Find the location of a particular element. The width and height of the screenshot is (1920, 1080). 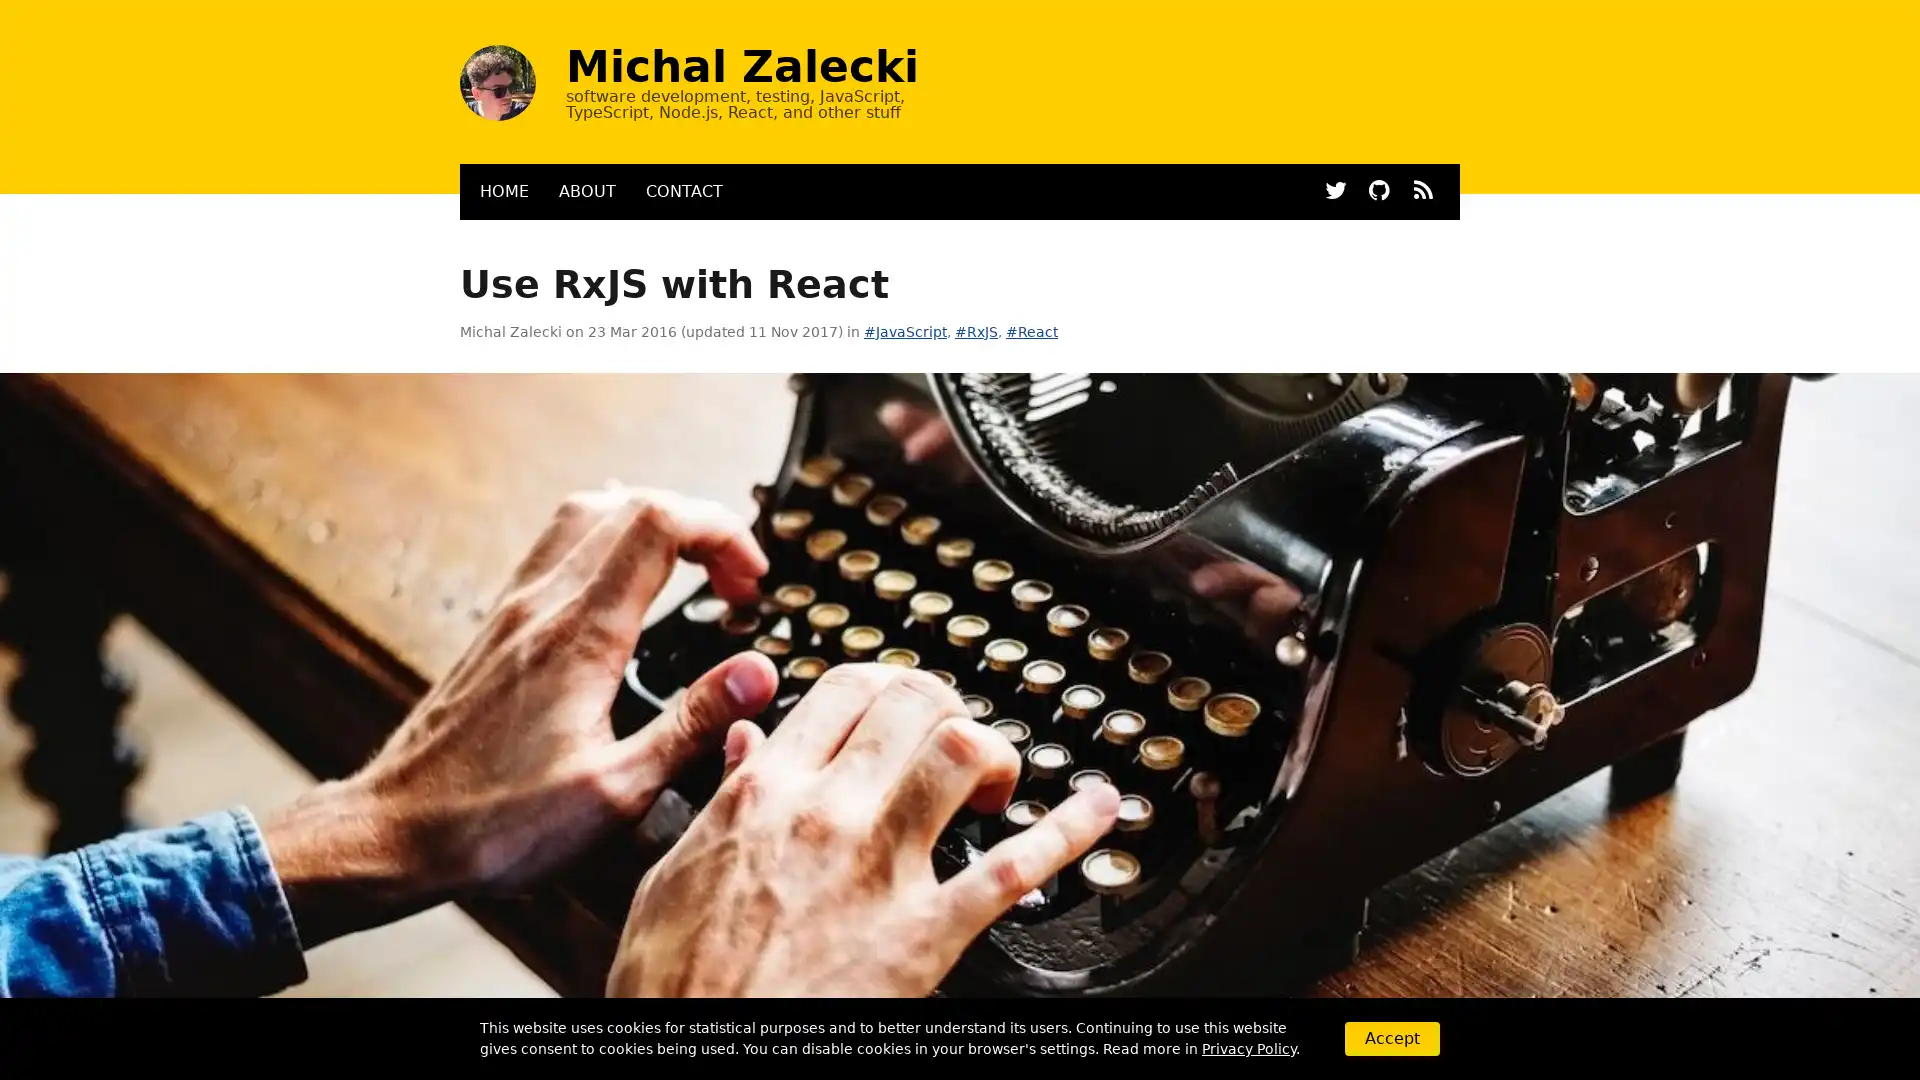

Accept is located at coordinates (1391, 1037).